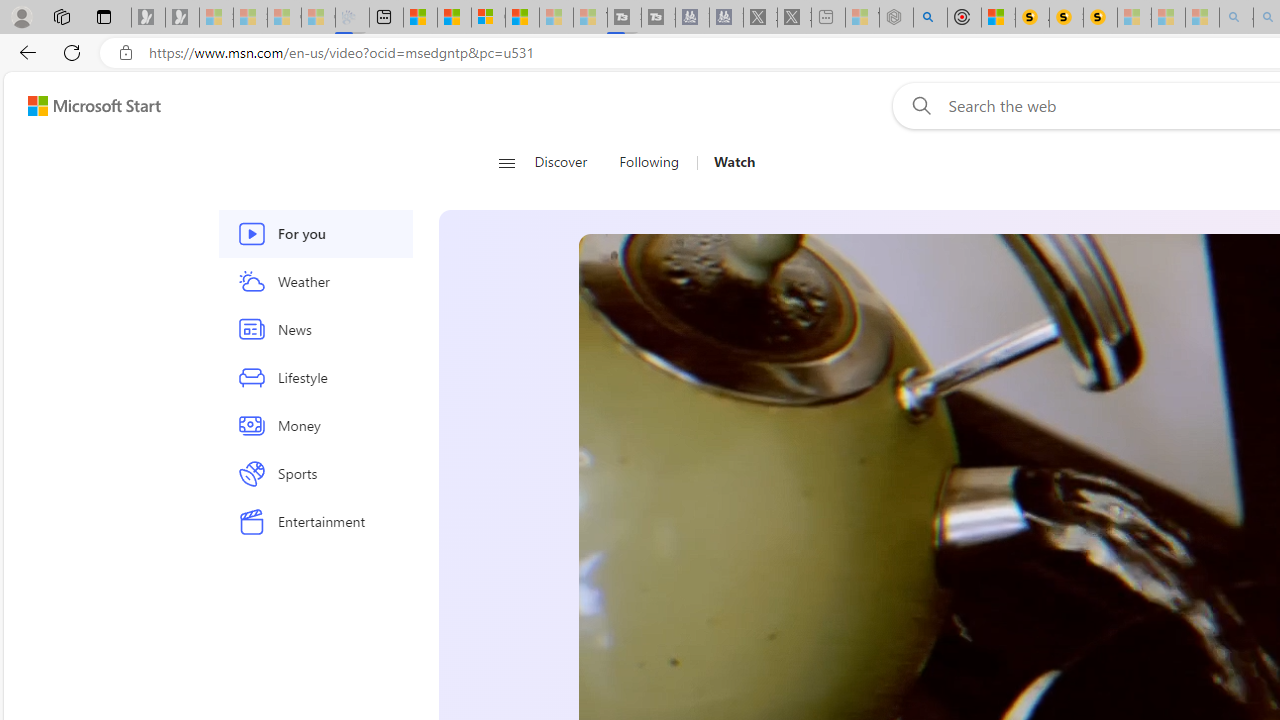  Describe the element at coordinates (506, 162) in the screenshot. I see `'Open navigation menu'` at that location.